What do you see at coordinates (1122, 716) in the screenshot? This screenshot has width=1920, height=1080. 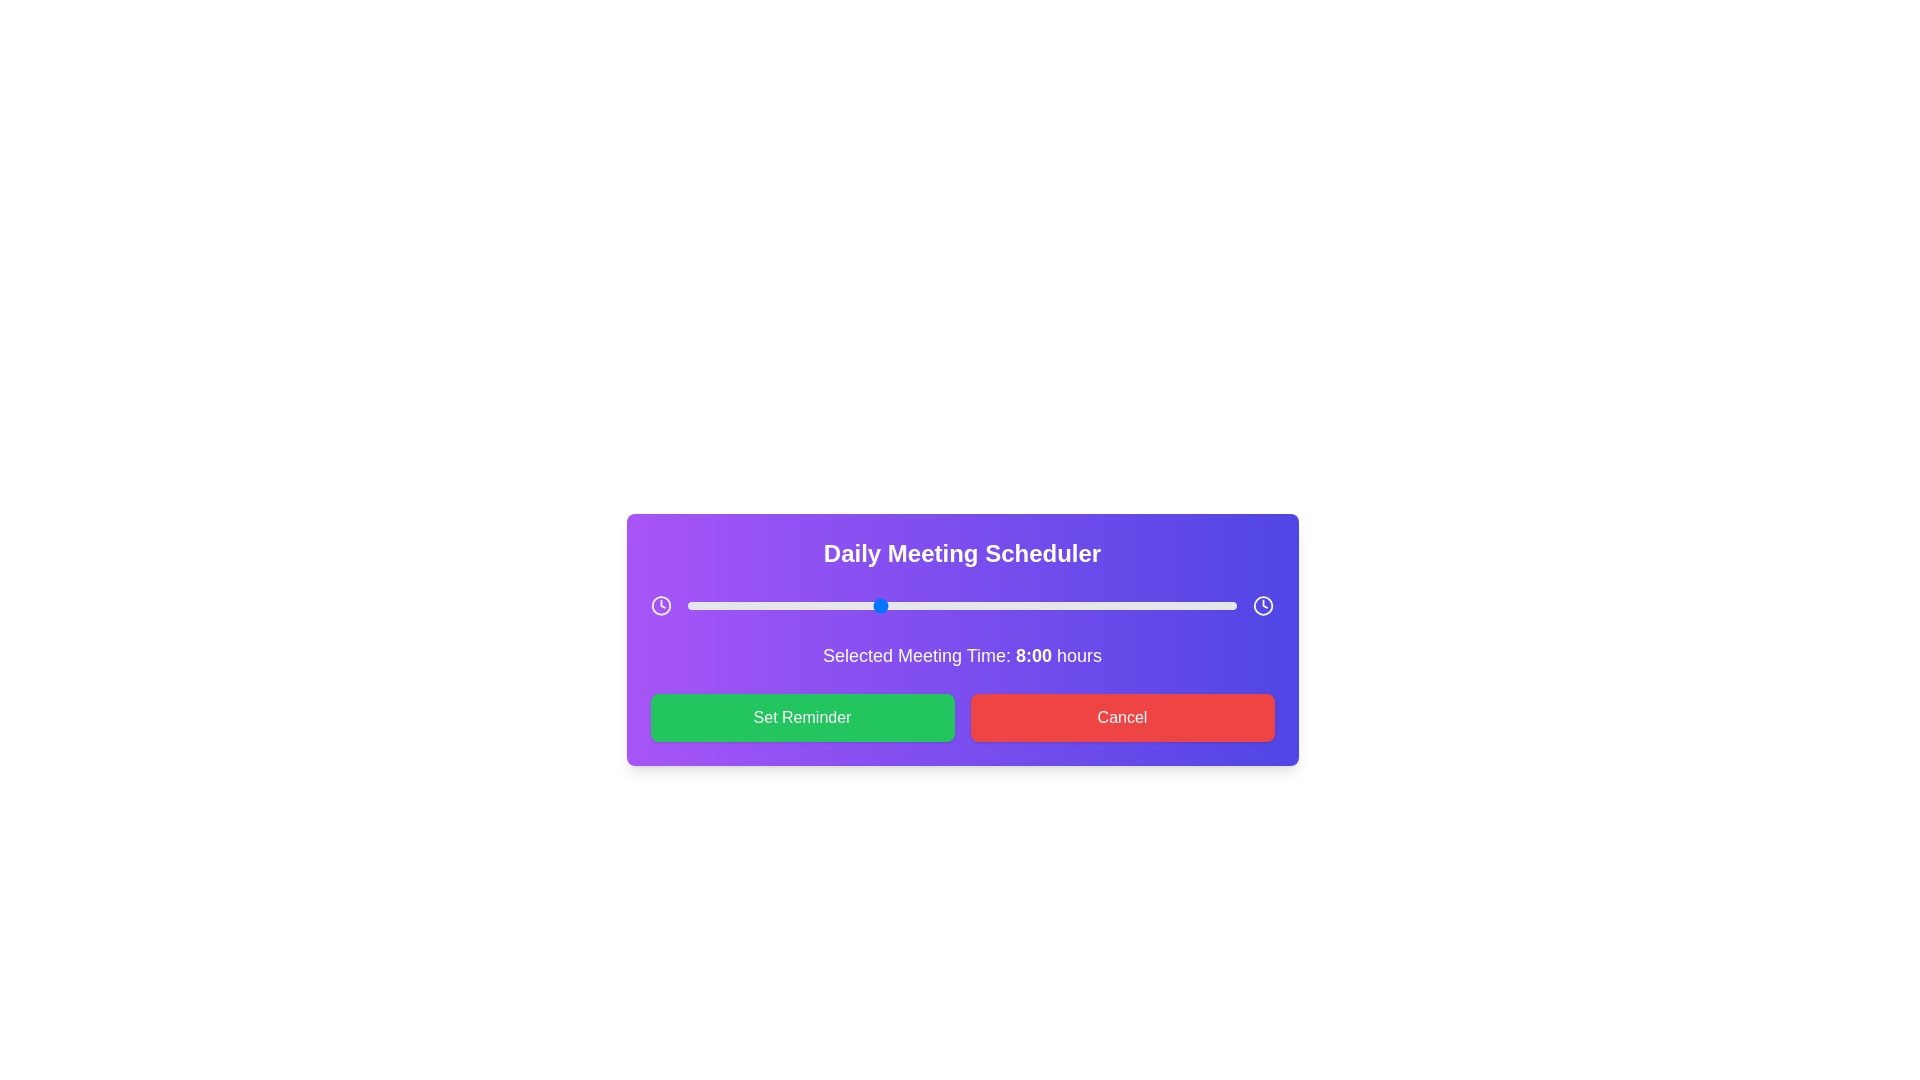 I see `the 'Cancel' button to cancel the current operation` at bounding box center [1122, 716].